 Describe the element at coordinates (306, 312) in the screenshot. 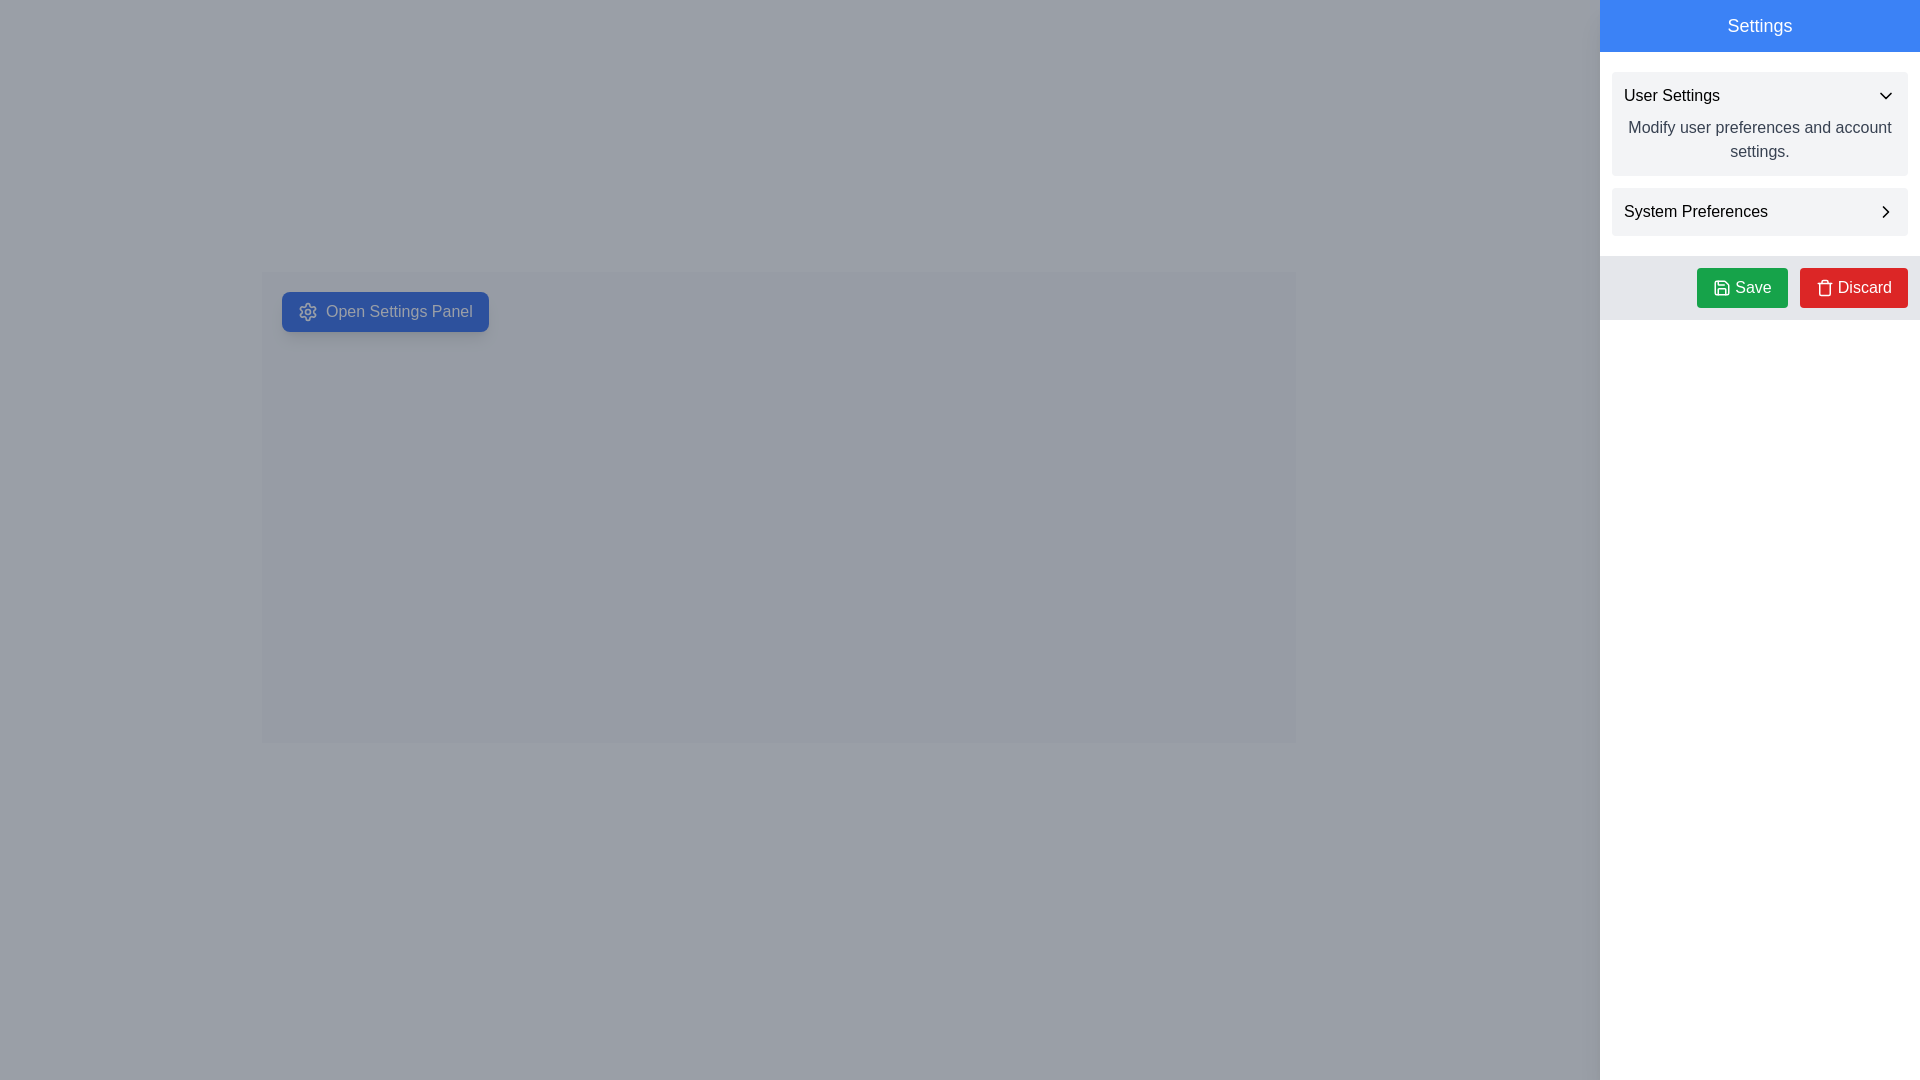

I see `the gear icon, which is part of the blue button labeled 'Open Settings Panel'` at that location.